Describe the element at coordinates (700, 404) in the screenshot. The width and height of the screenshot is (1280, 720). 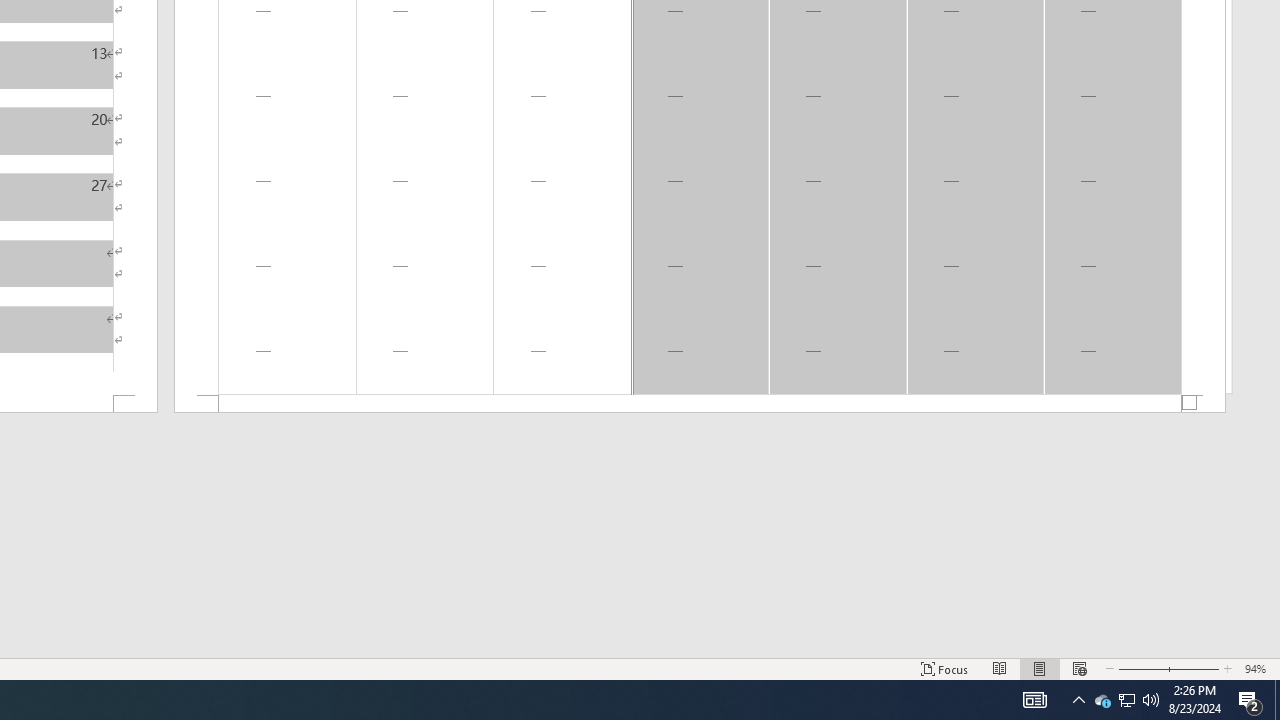
I see `'Footer -Section 1-'` at that location.